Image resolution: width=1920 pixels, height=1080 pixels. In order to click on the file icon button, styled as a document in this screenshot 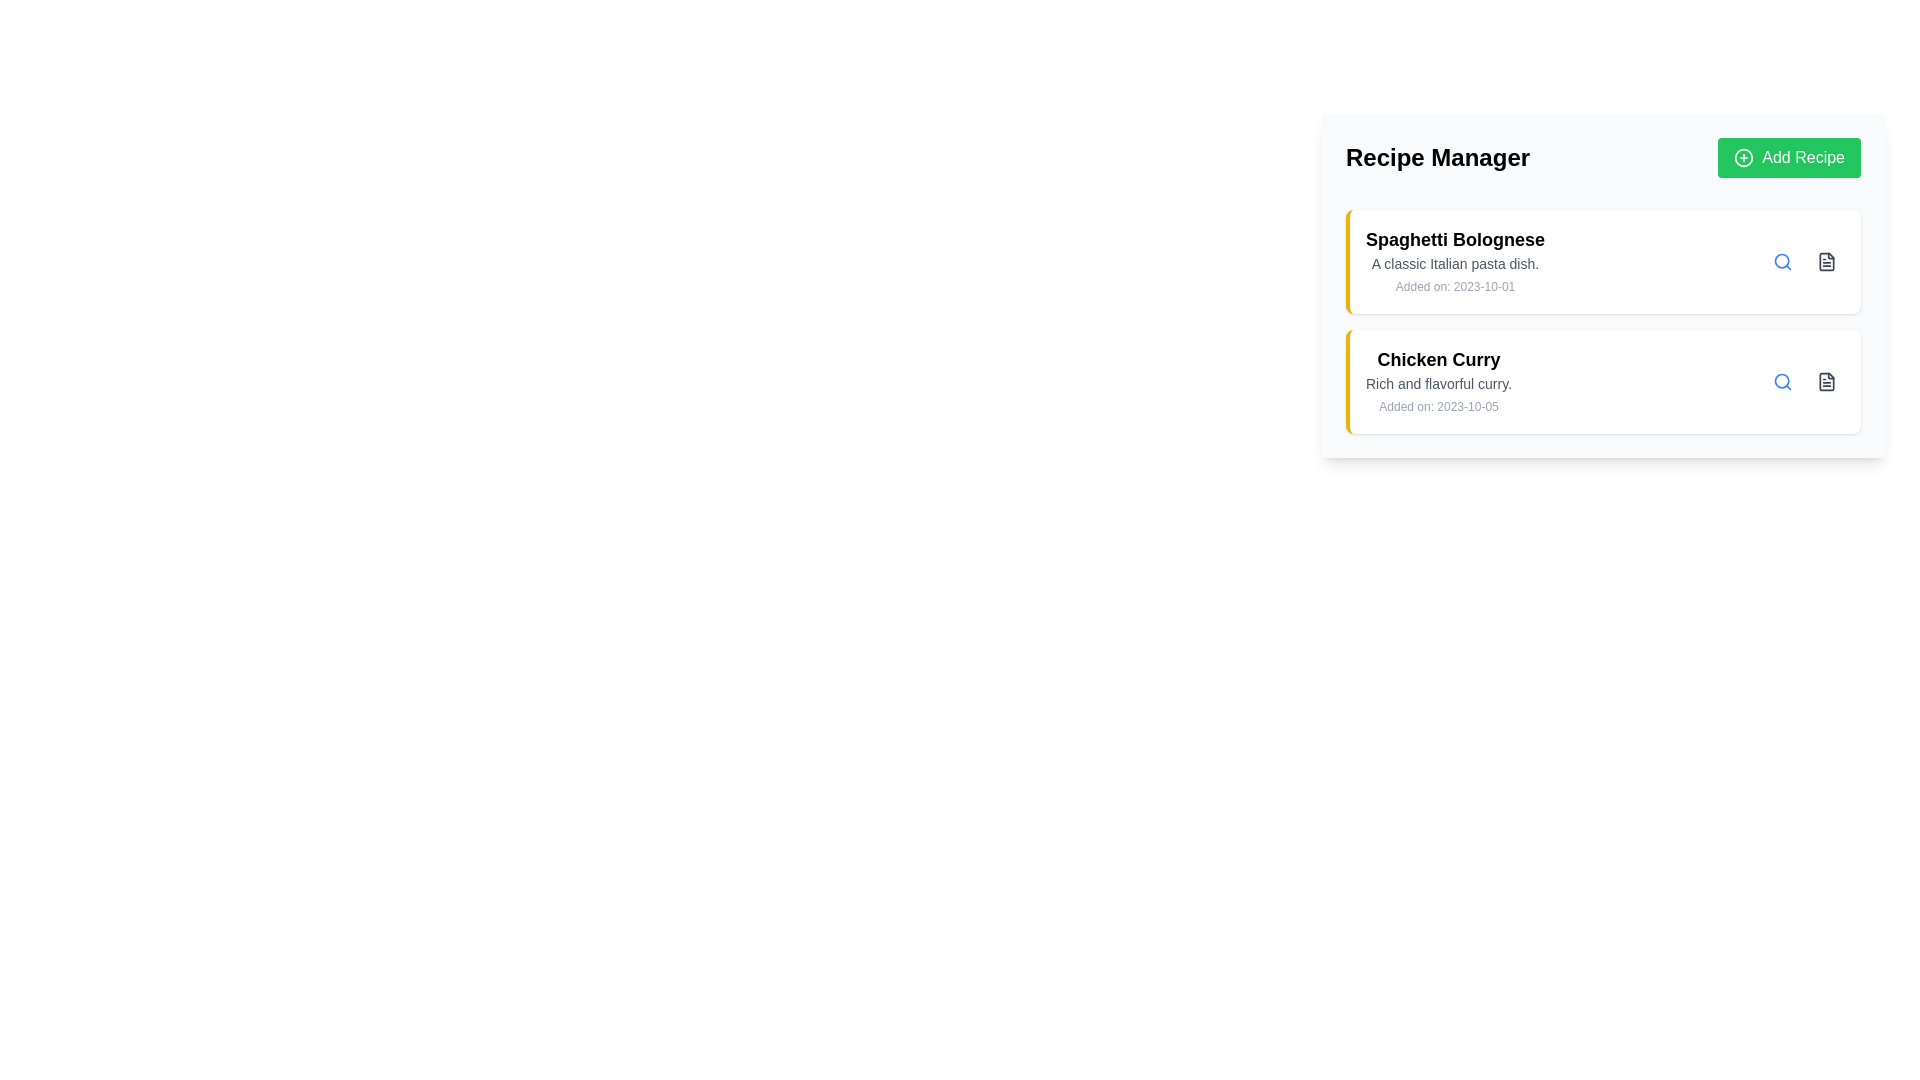, I will do `click(1827, 381)`.